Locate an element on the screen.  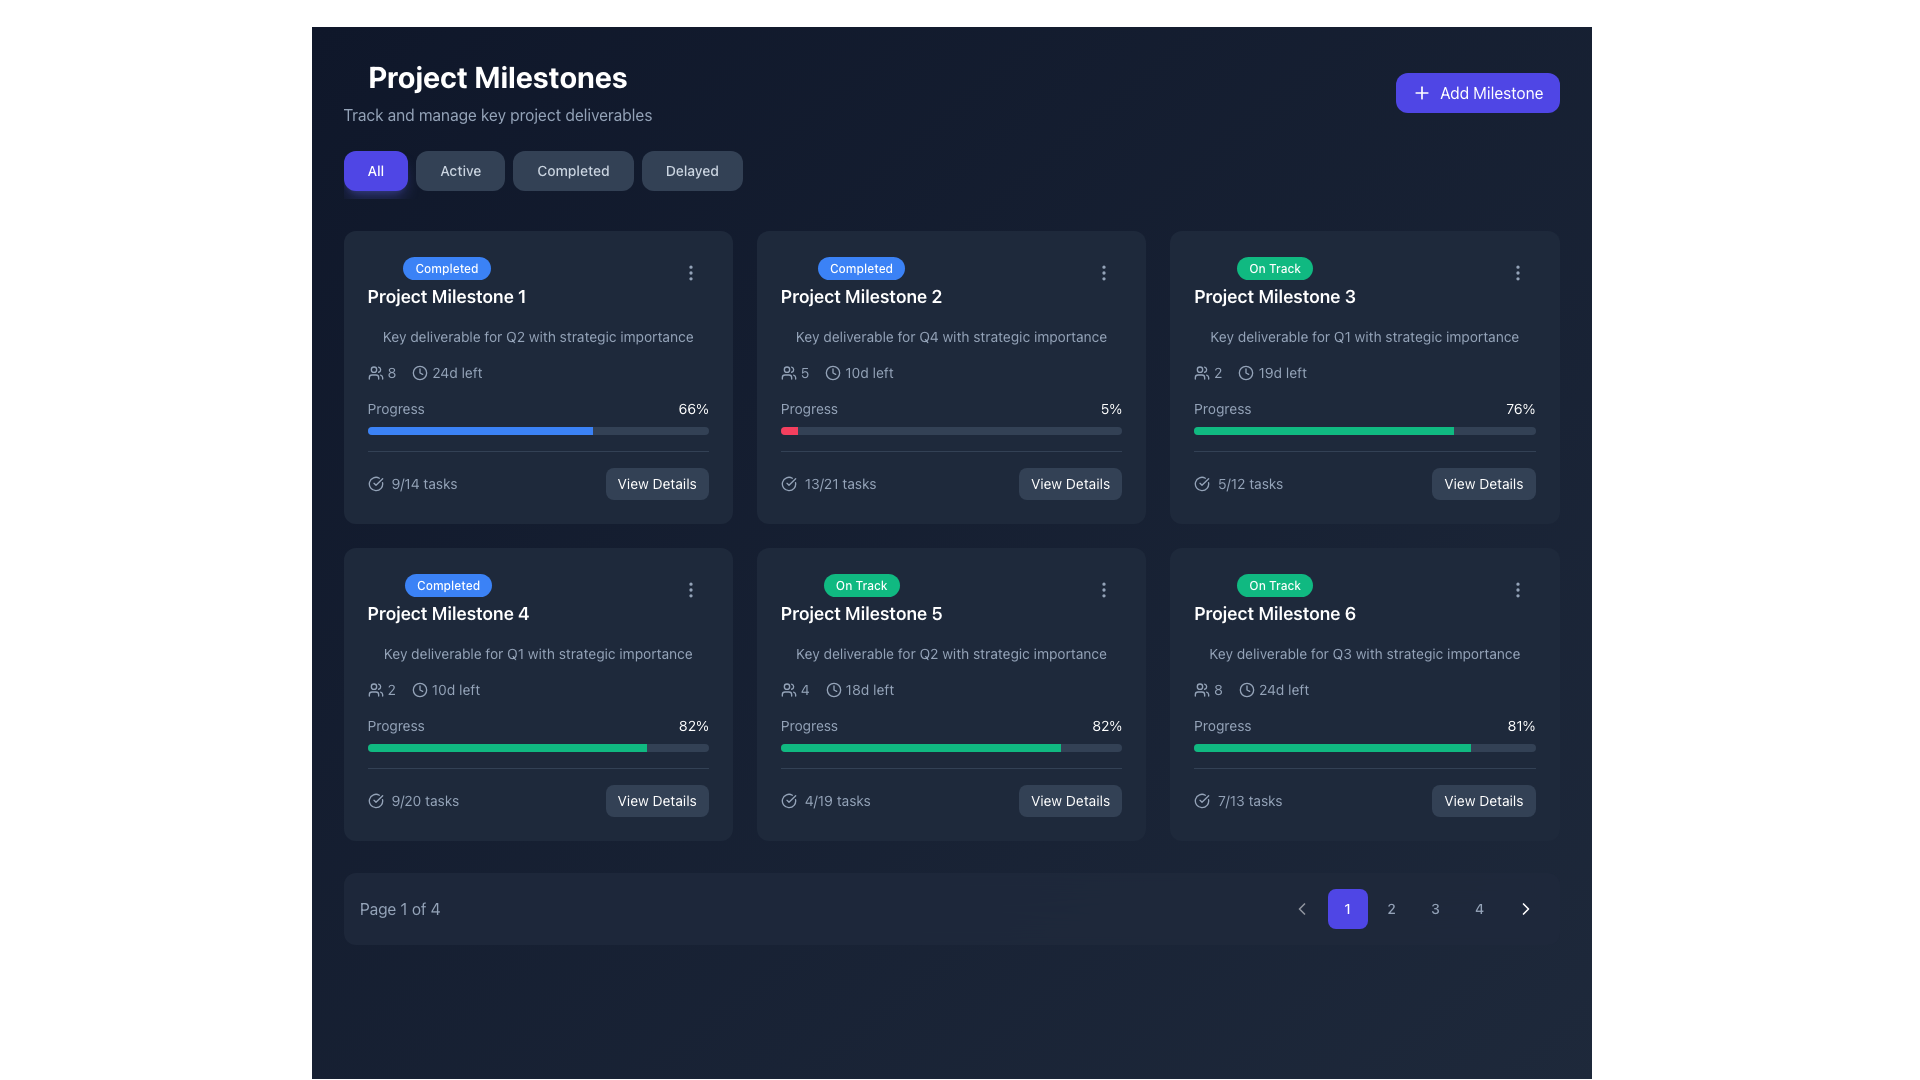
the progress indicated by the horizontal blue progress bar segment that occupies about two-thirds of the full-length progress bar labeled 'Progress' under 'Project Milestone 1' on the dashboard is located at coordinates (480, 430).